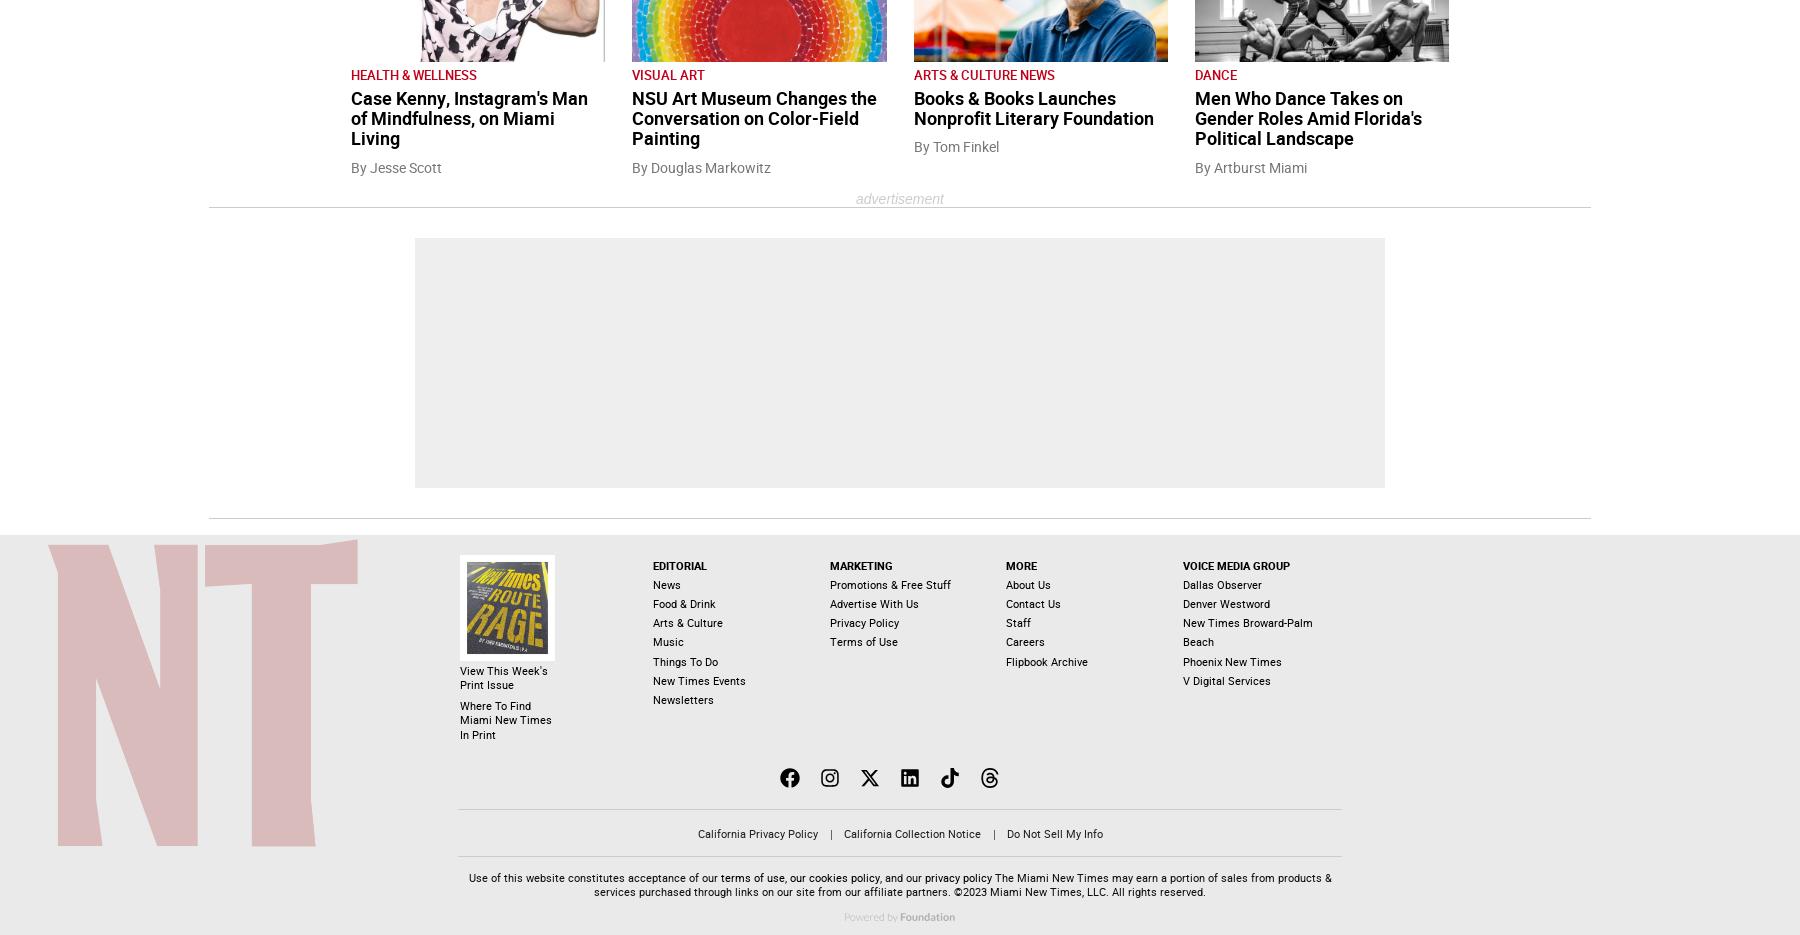 The height and width of the screenshot is (935, 1800). What do you see at coordinates (468, 118) in the screenshot?
I see `'Case Kenny, Instagram's Man of Mindfulness, on Miami Living'` at bounding box center [468, 118].